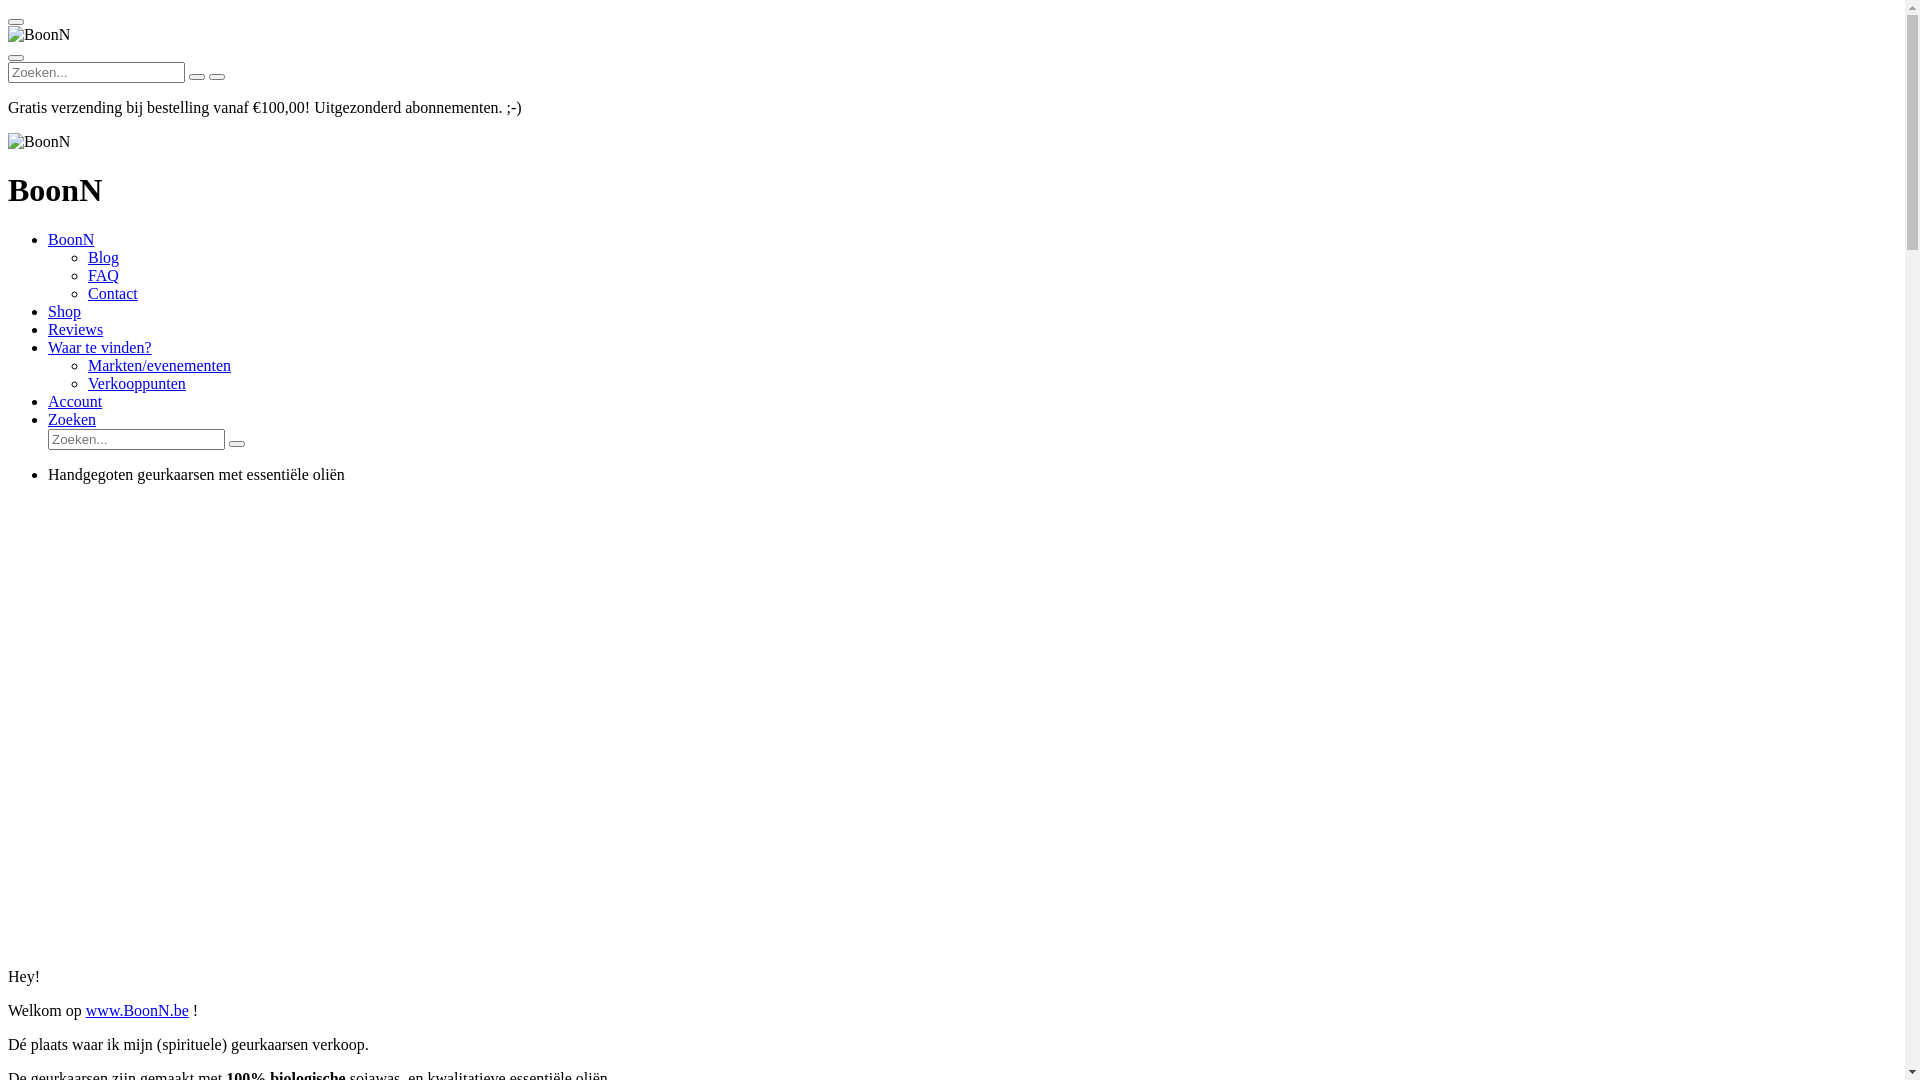 Image resolution: width=1920 pixels, height=1080 pixels. I want to click on 'Waar te vinden?', so click(99, 346).